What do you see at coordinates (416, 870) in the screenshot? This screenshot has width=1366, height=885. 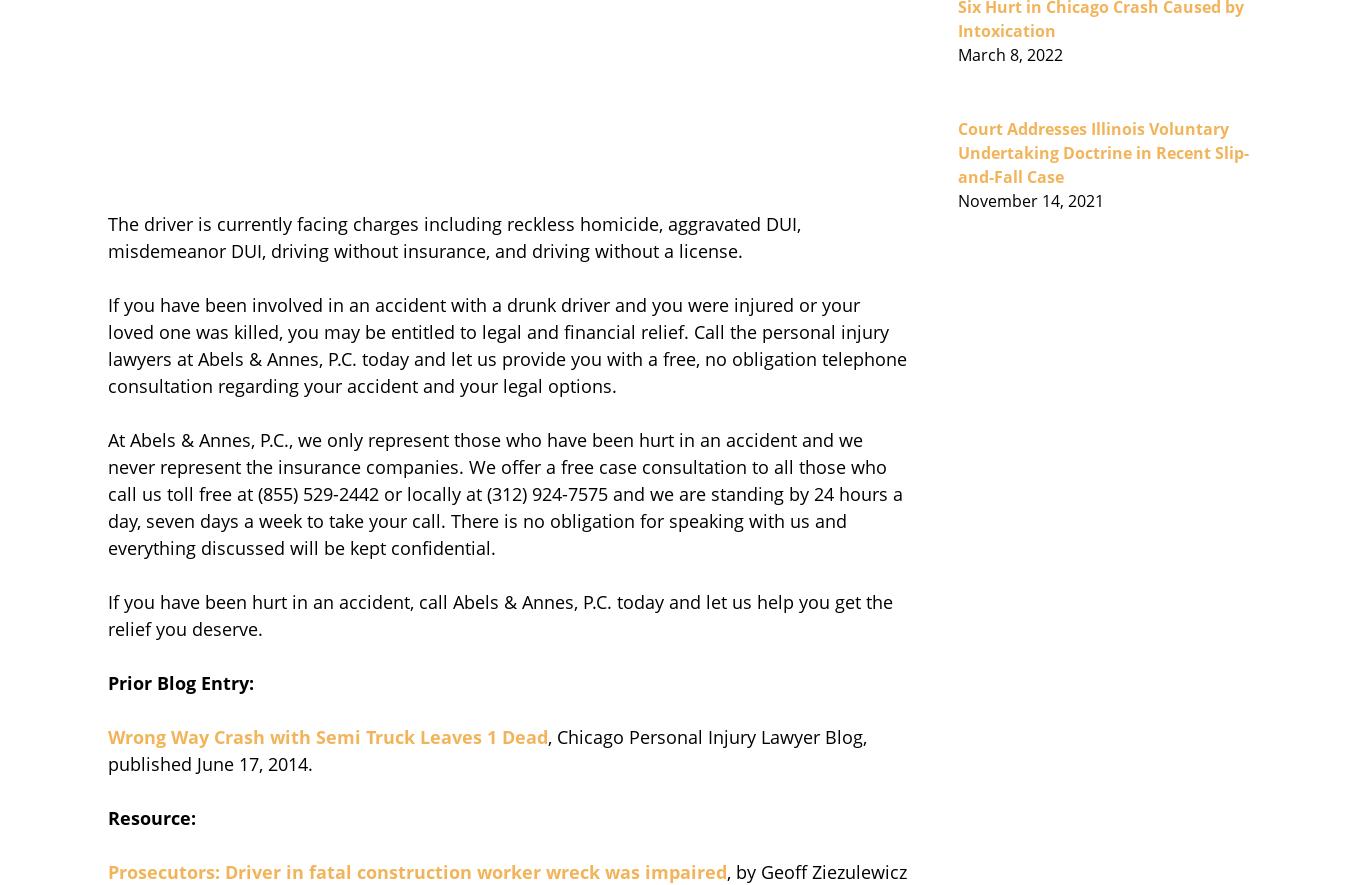 I see `'Prosecutors: Driver in fatal construction worker wreck was impaired'` at bounding box center [416, 870].